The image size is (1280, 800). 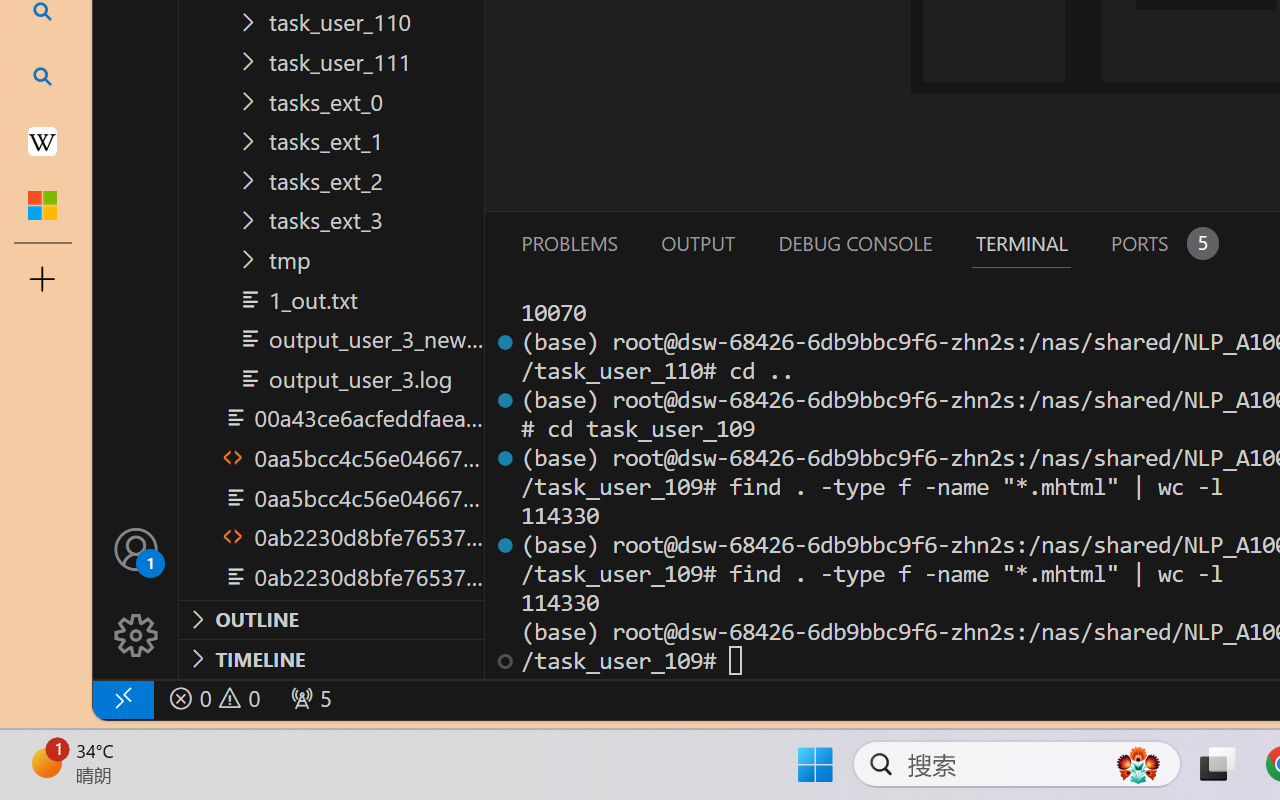 What do you see at coordinates (1162, 242) in the screenshot?
I see `'Ports - 5 forwarded ports'` at bounding box center [1162, 242].